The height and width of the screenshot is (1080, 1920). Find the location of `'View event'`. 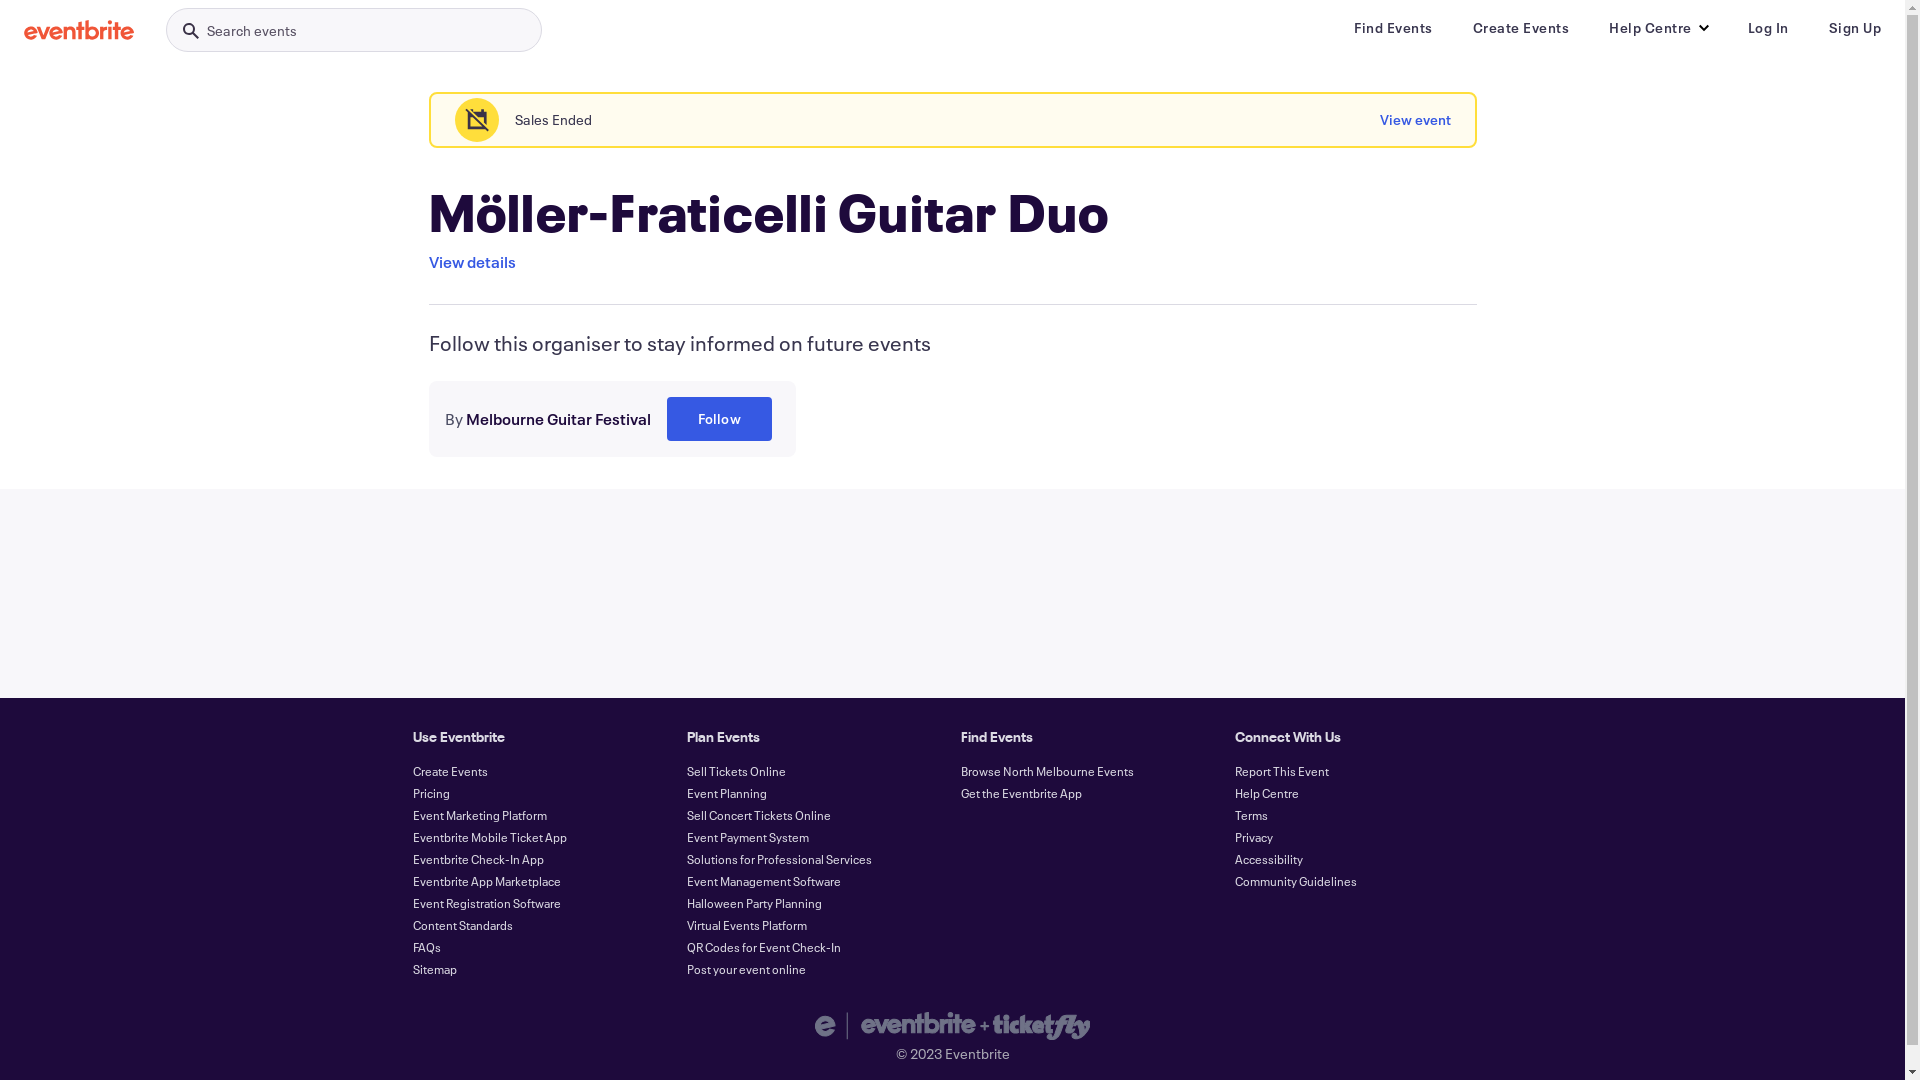

'View event' is located at coordinates (1414, 119).